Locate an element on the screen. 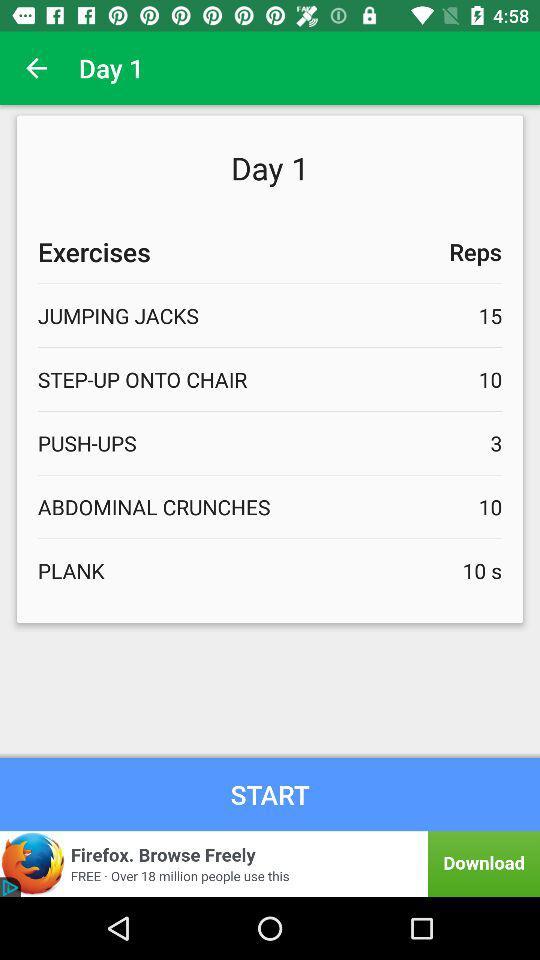 This screenshot has height=960, width=540. button to download application is located at coordinates (270, 863).